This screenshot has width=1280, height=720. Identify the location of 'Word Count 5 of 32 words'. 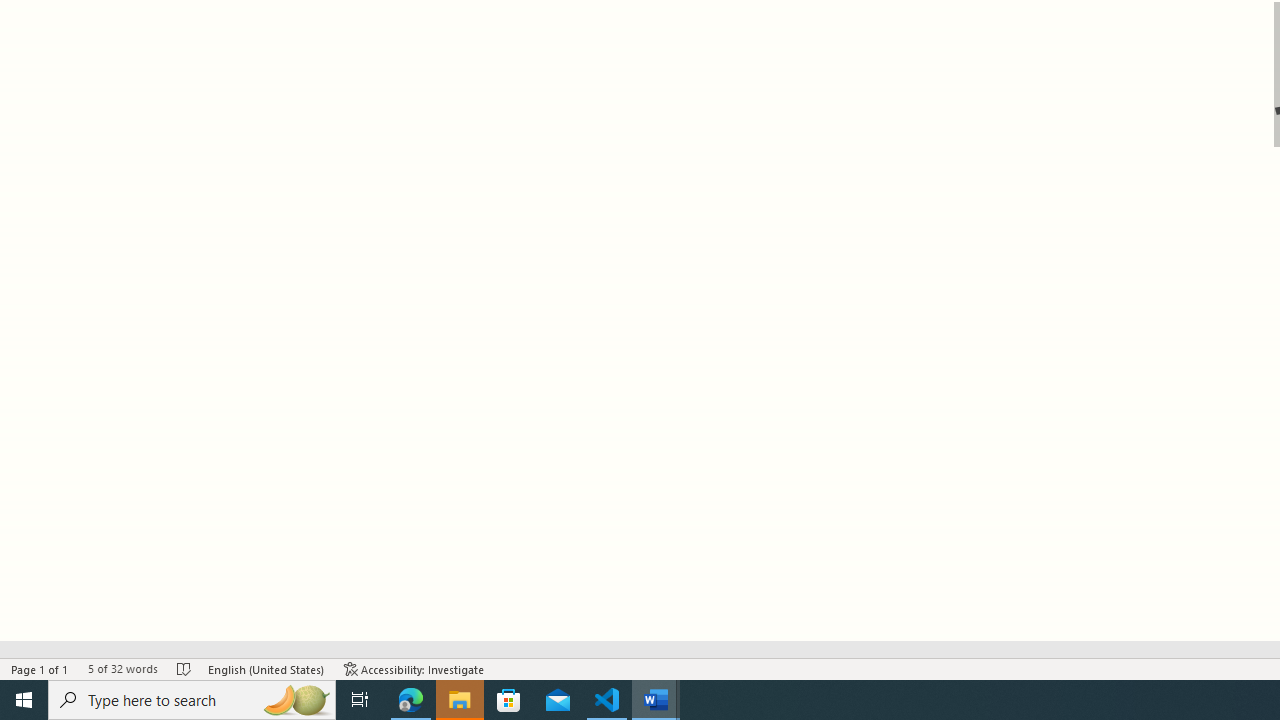
(121, 669).